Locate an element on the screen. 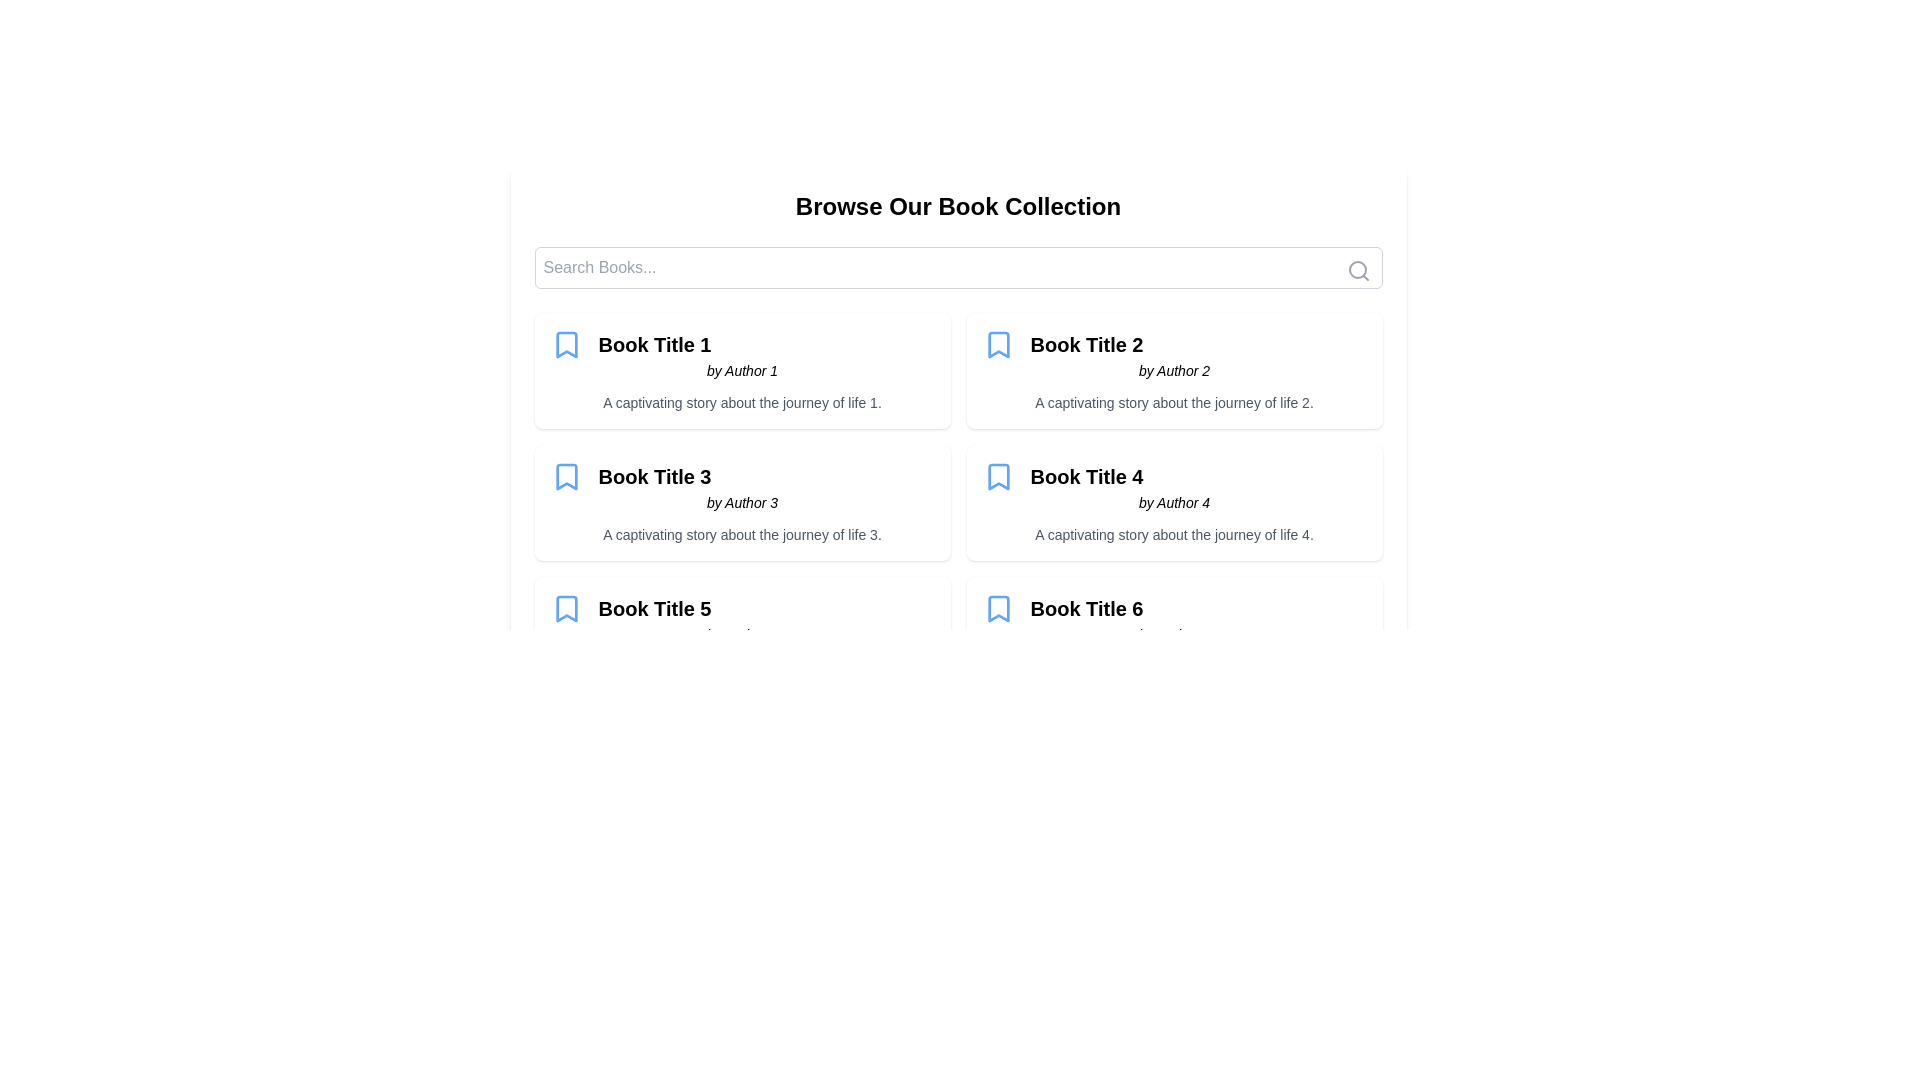 Image resolution: width=1920 pixels, height=1080 pixels. the text label displaying 'A captivating story about the journey of life 2' located in the second card of the second column within the book entries grid is located at coordinates (1174, 402).